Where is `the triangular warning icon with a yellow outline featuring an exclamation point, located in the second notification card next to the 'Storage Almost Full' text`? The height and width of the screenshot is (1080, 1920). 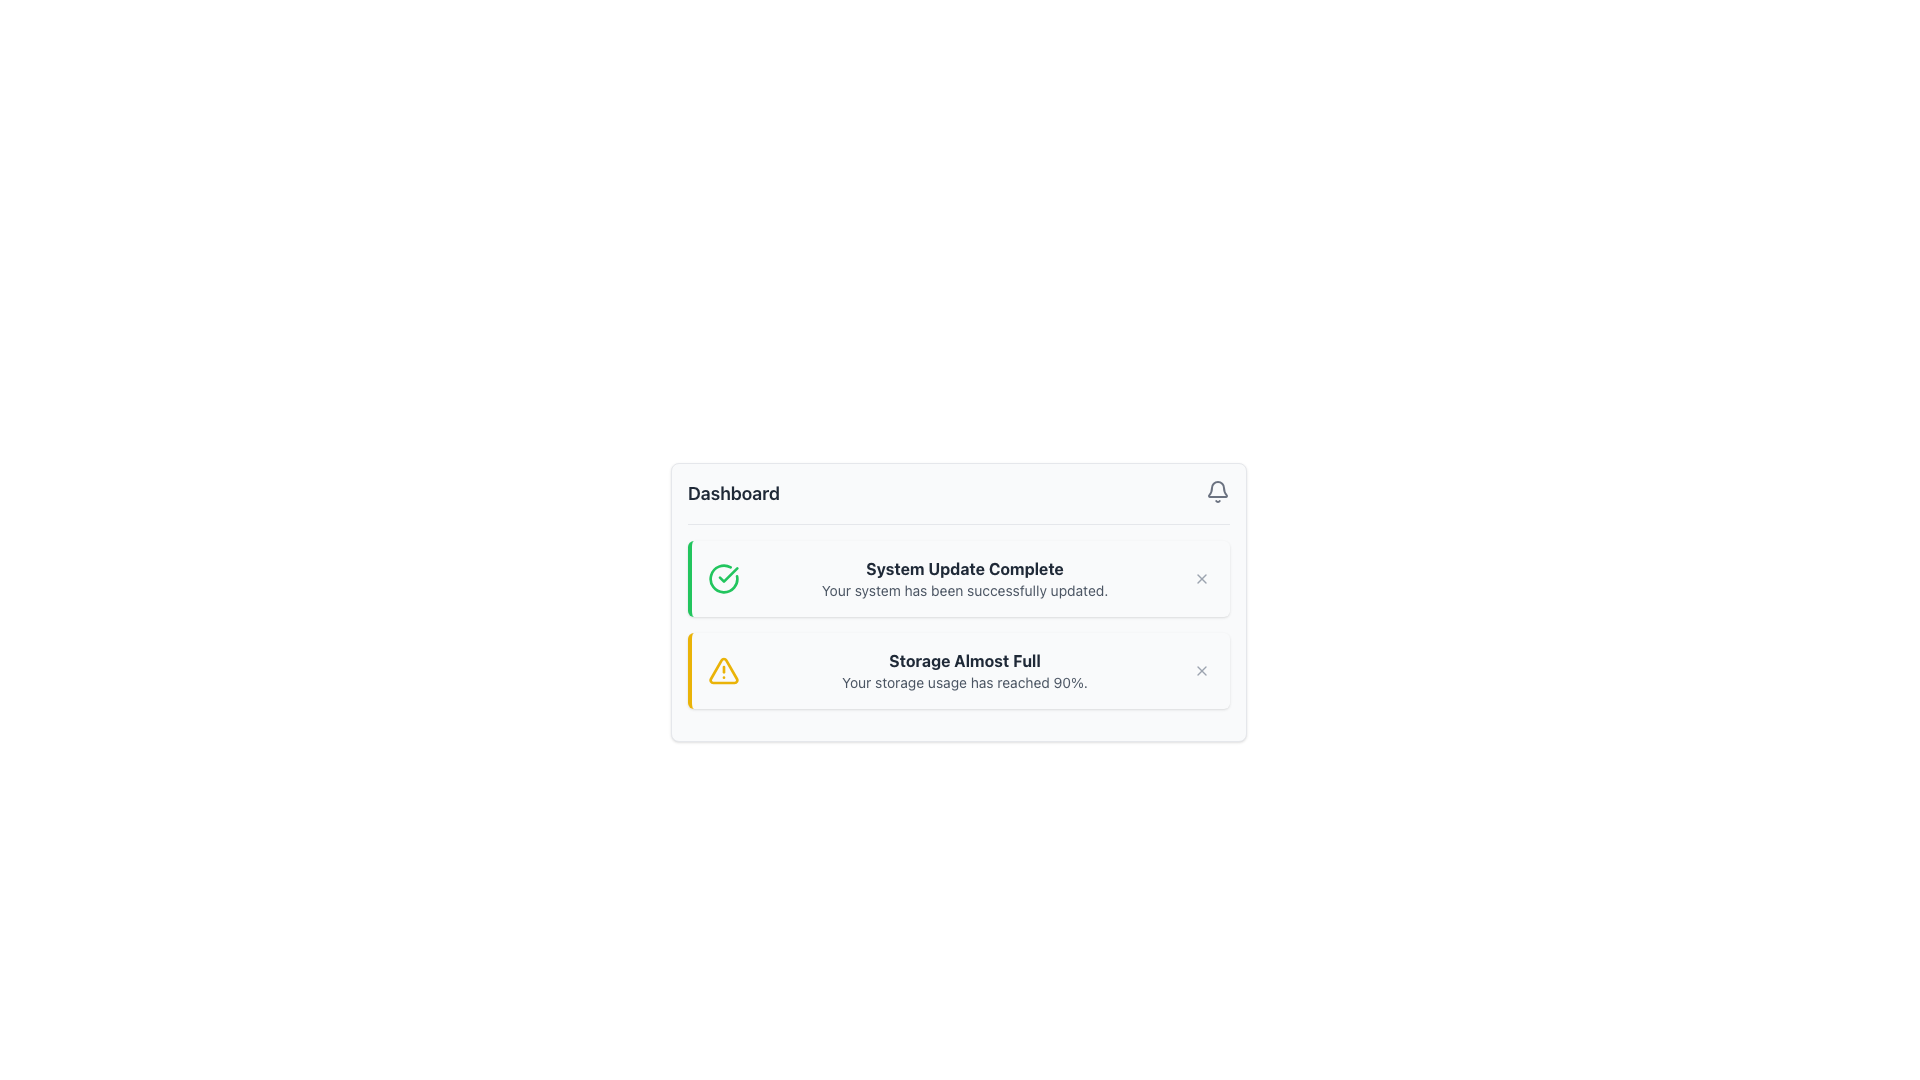
the triangular warning icon with a yellow outline featuring an exclamation point, located in the second notification card next to the 'Storage Almost Full' text is located at coordinates (723, 671).